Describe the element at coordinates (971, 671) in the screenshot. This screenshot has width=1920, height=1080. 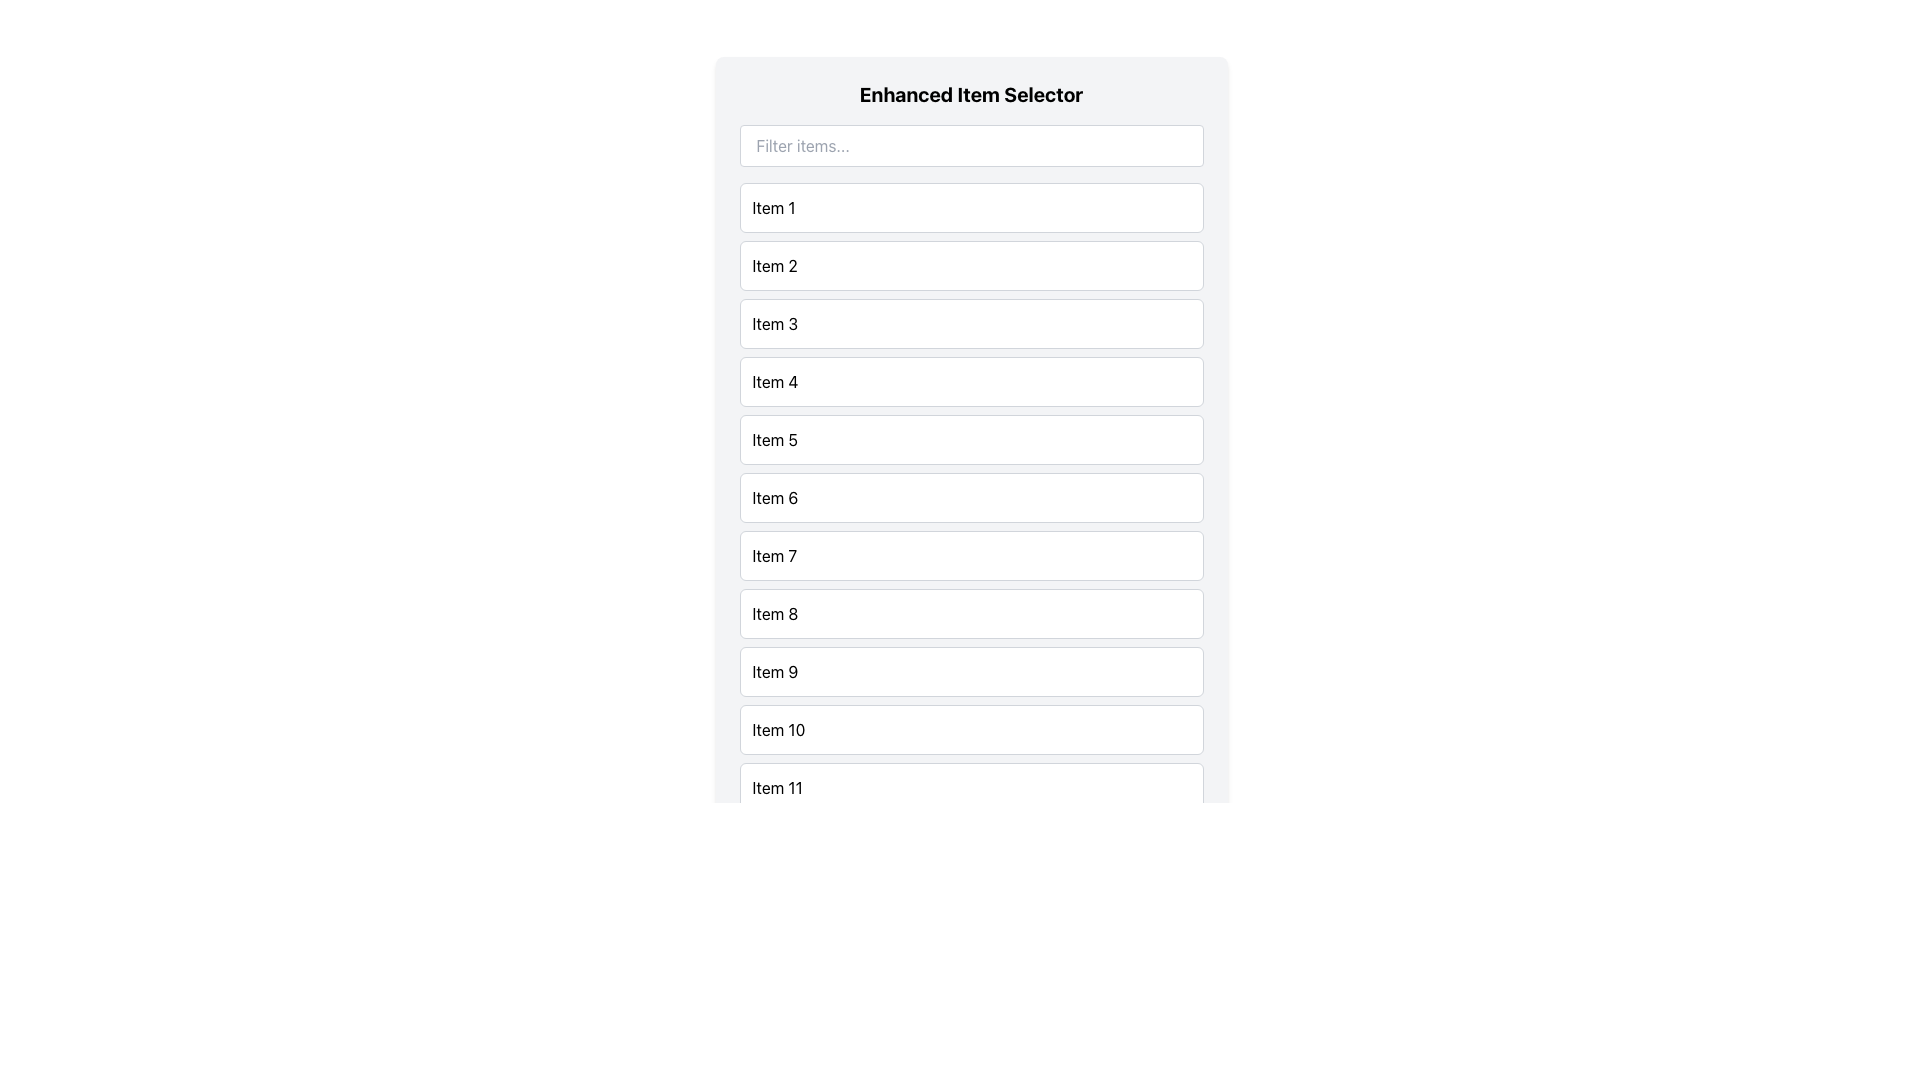
I see `the selectable list item labeled 'Item 9', which is a horizontally aligned rectangular box with rounded corners, located below 'Item 8' and above 'Item 10'` at that location.